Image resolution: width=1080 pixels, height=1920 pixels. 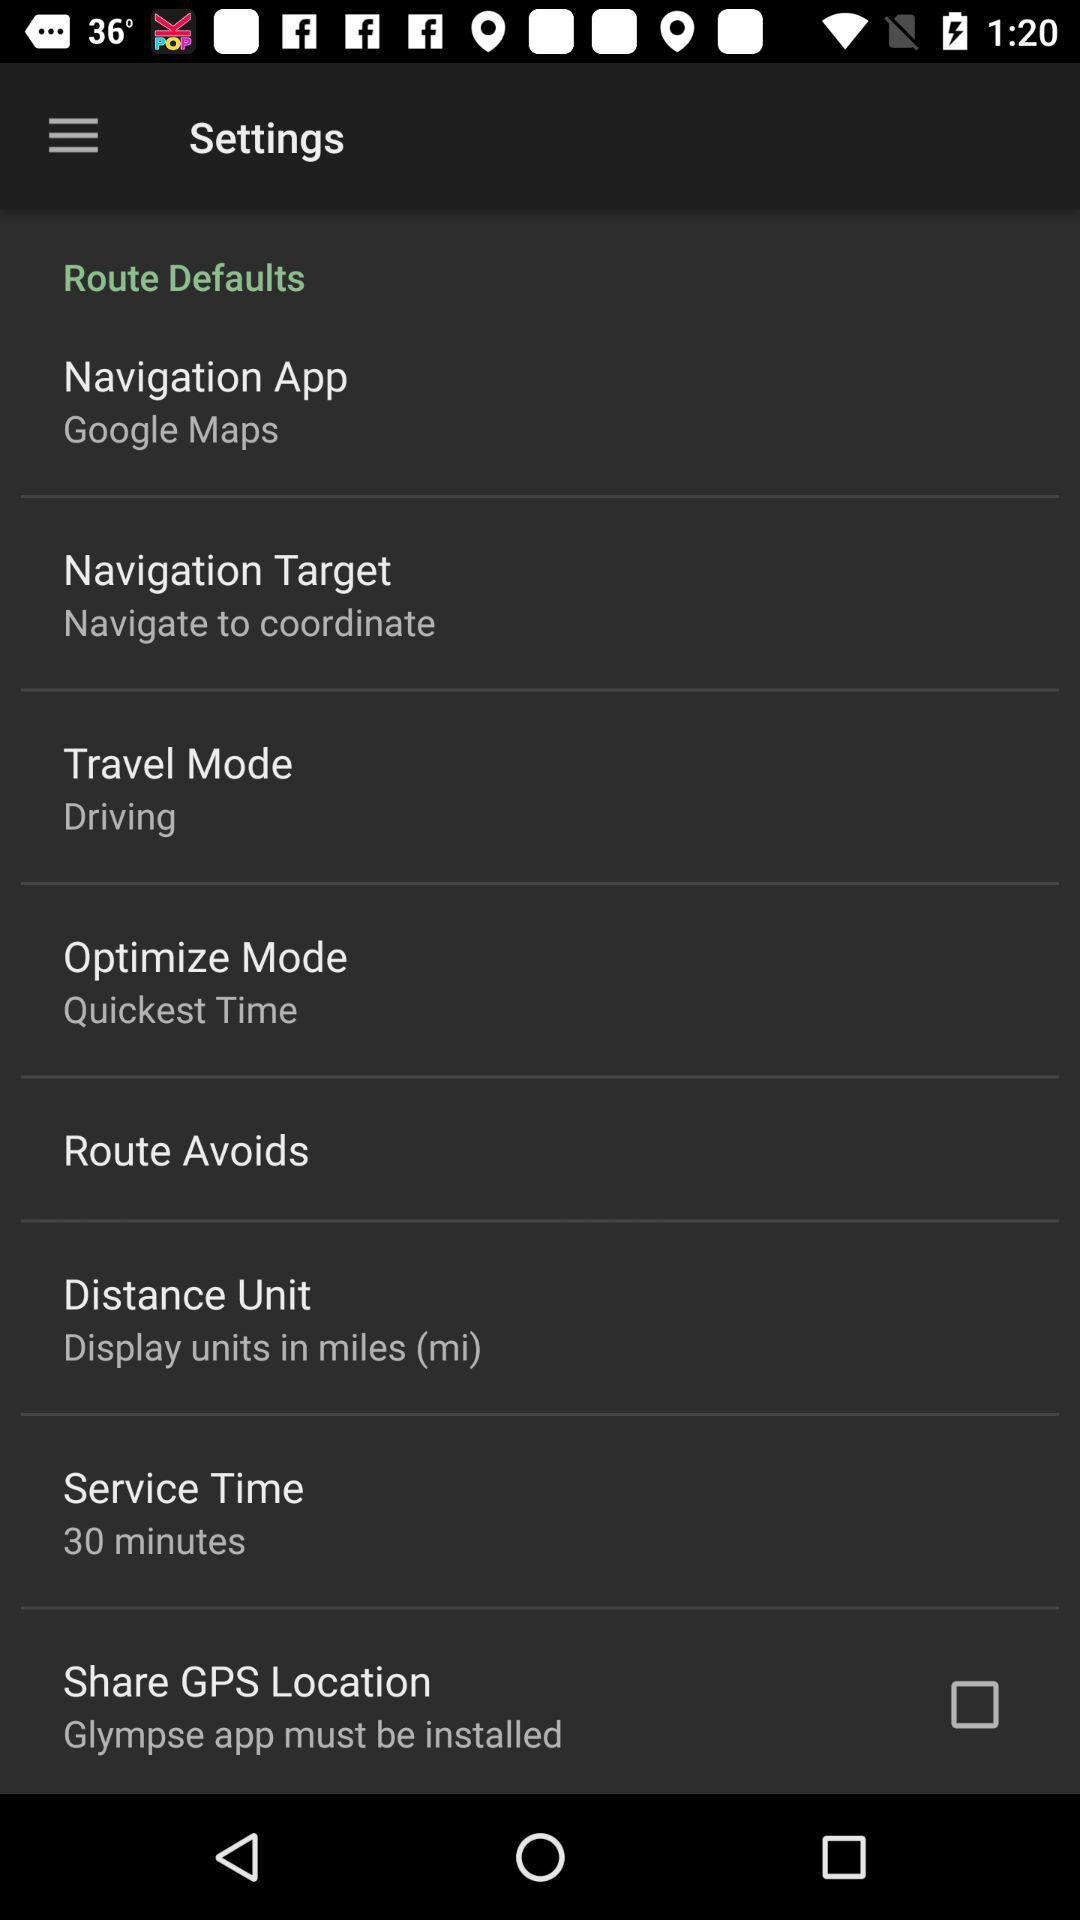 I want to click on item above distance unit item, so click(x=186, y=1148).